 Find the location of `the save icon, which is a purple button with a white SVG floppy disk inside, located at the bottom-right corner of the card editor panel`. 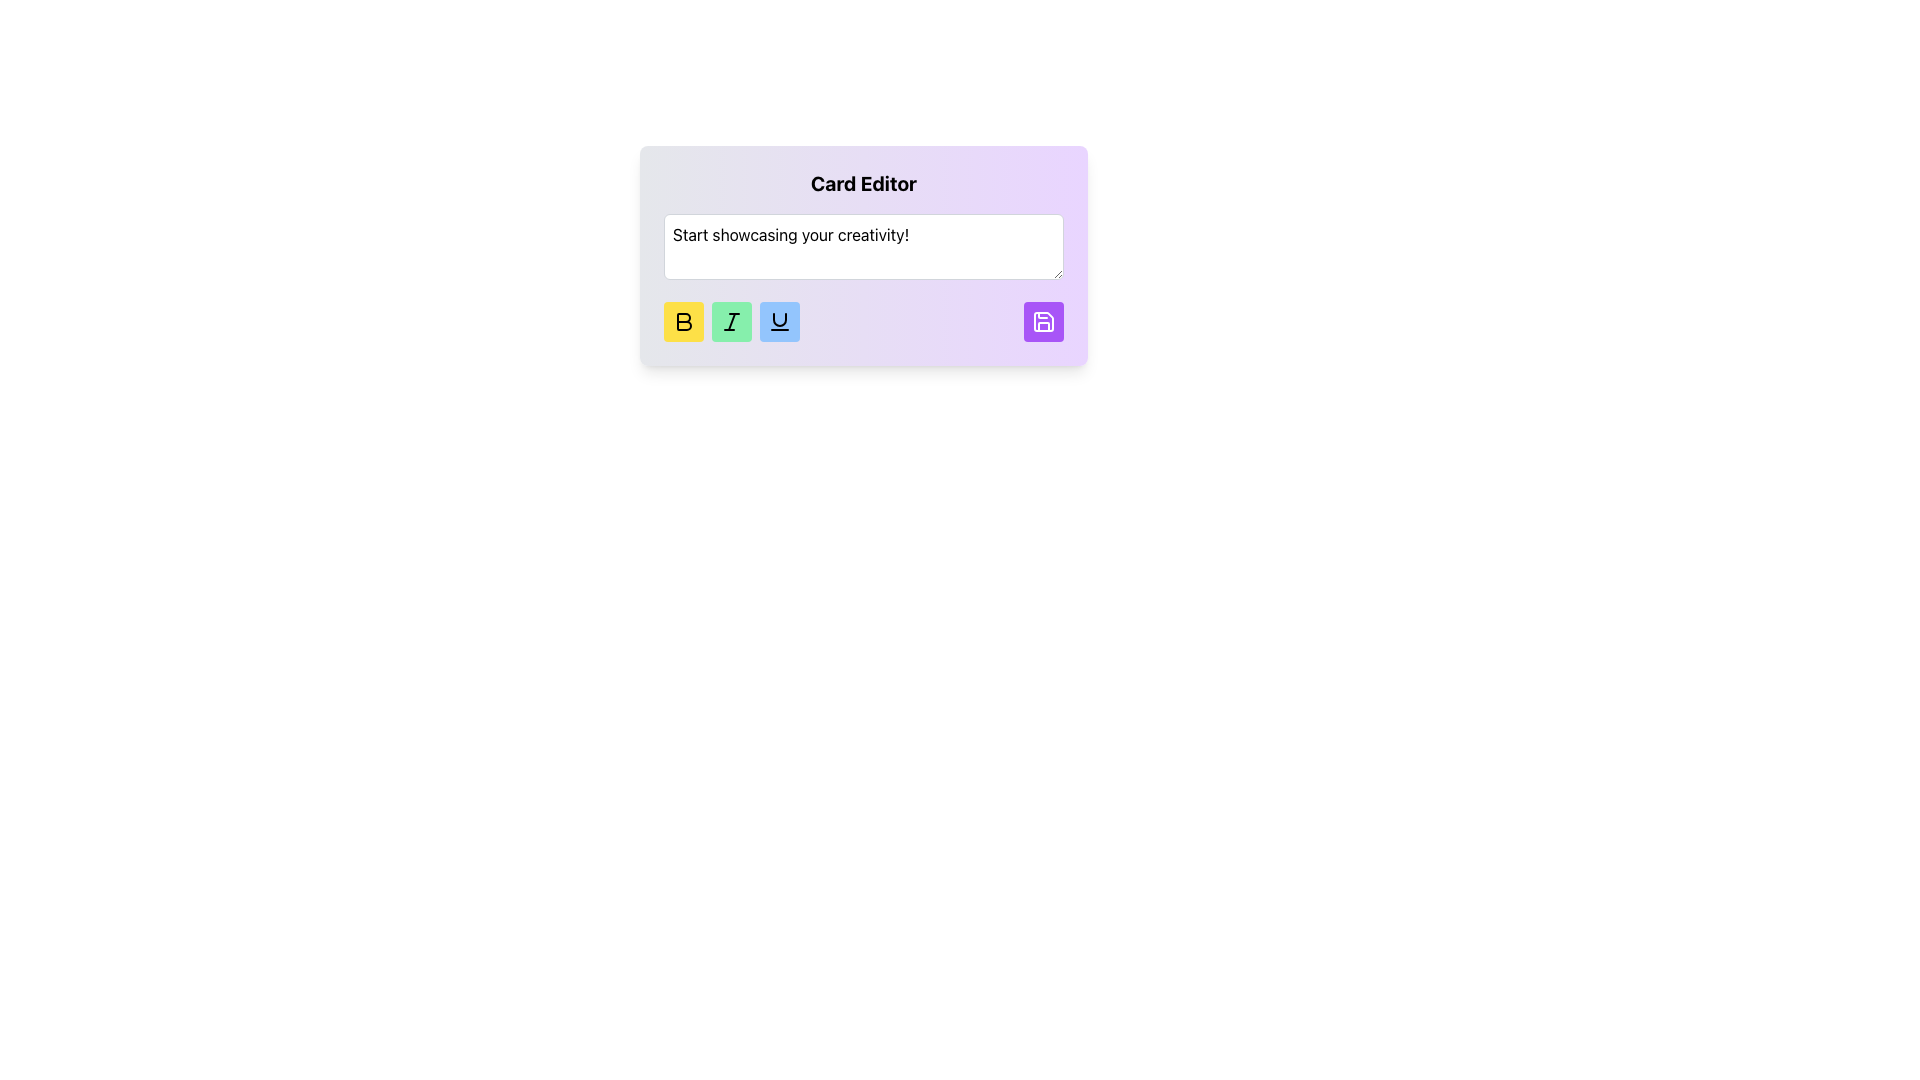

the save icon, which is a purple button with a white SVG floppy disk inside, located at the bottom-right corner of the card editor panel is located at coordinates (1042, 320).